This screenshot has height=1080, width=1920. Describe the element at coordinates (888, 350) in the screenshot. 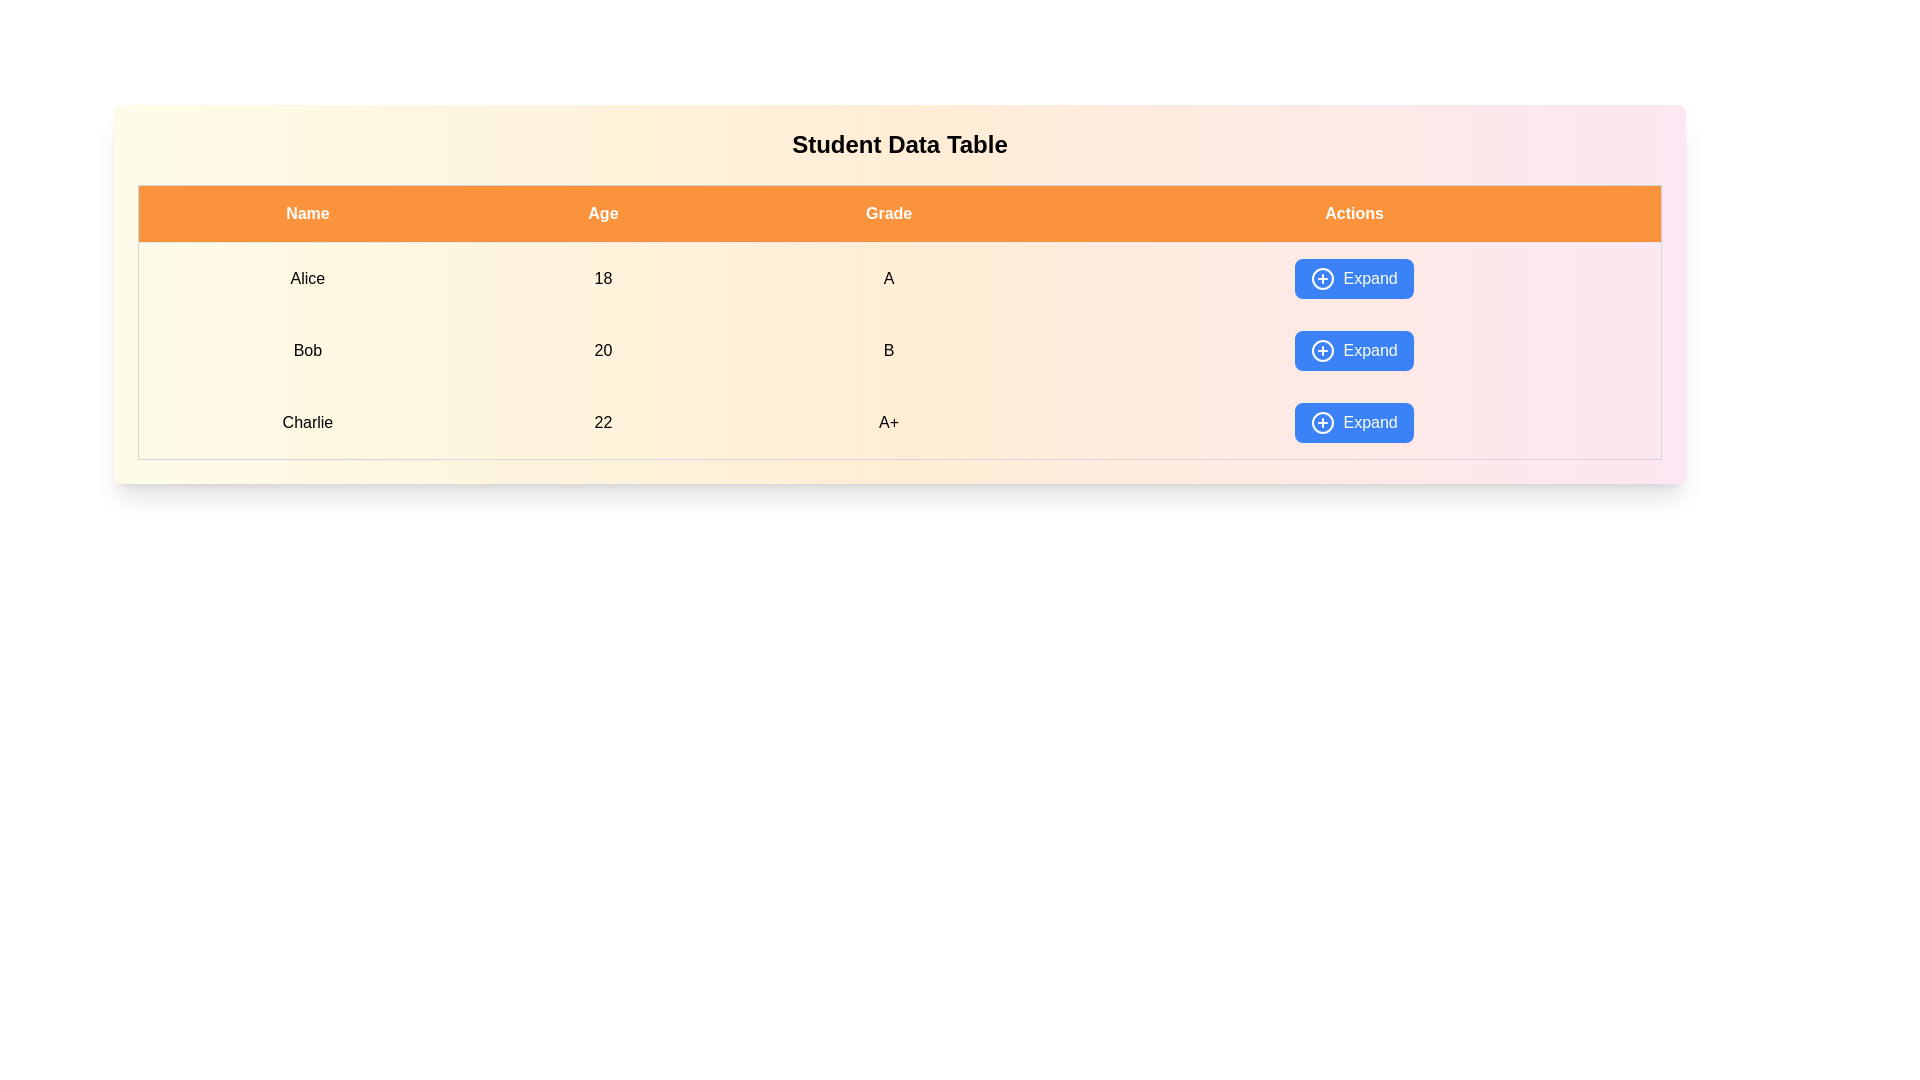

I see `the text display showing the grade 'B' for the individual named 'Bob' in the second row under the 'Grade' column` at that location.